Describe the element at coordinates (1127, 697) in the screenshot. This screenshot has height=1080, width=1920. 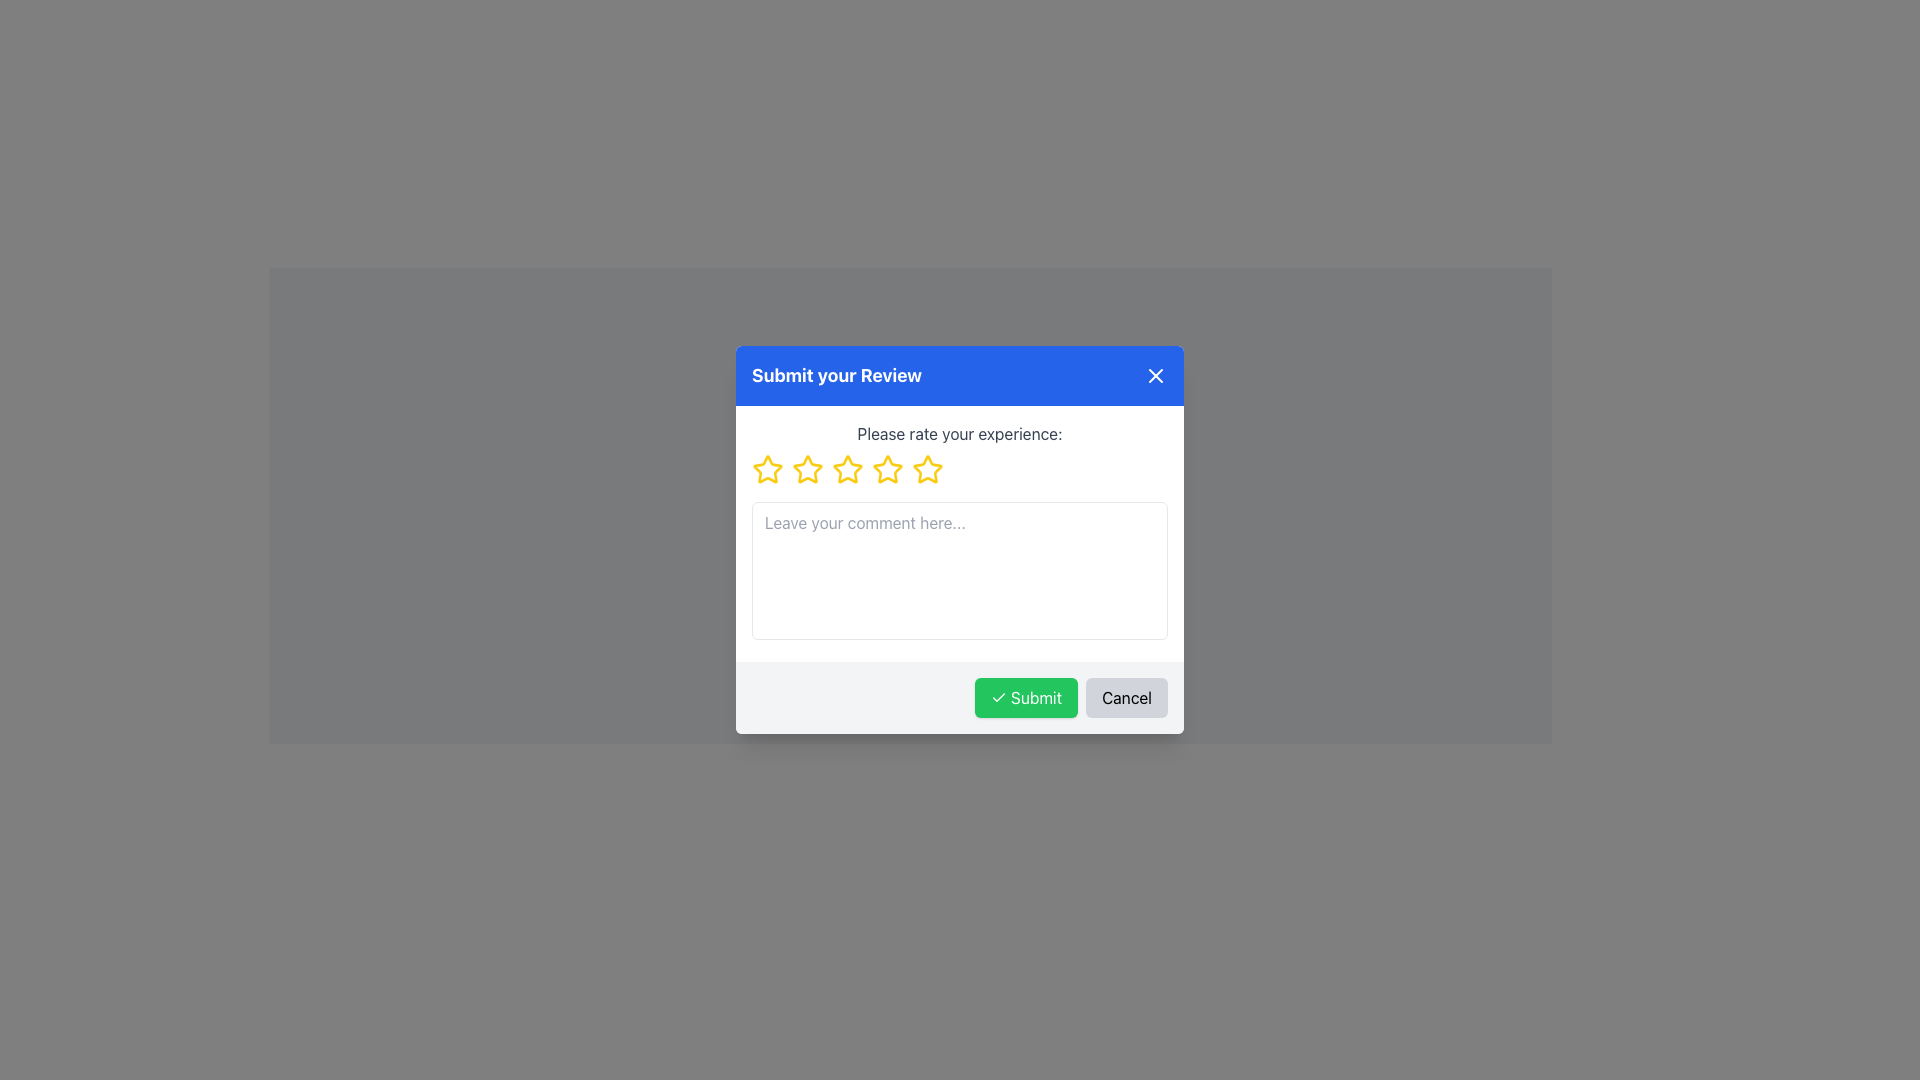
I see `the cancel button located at the bottom right of the modal window` at that location.